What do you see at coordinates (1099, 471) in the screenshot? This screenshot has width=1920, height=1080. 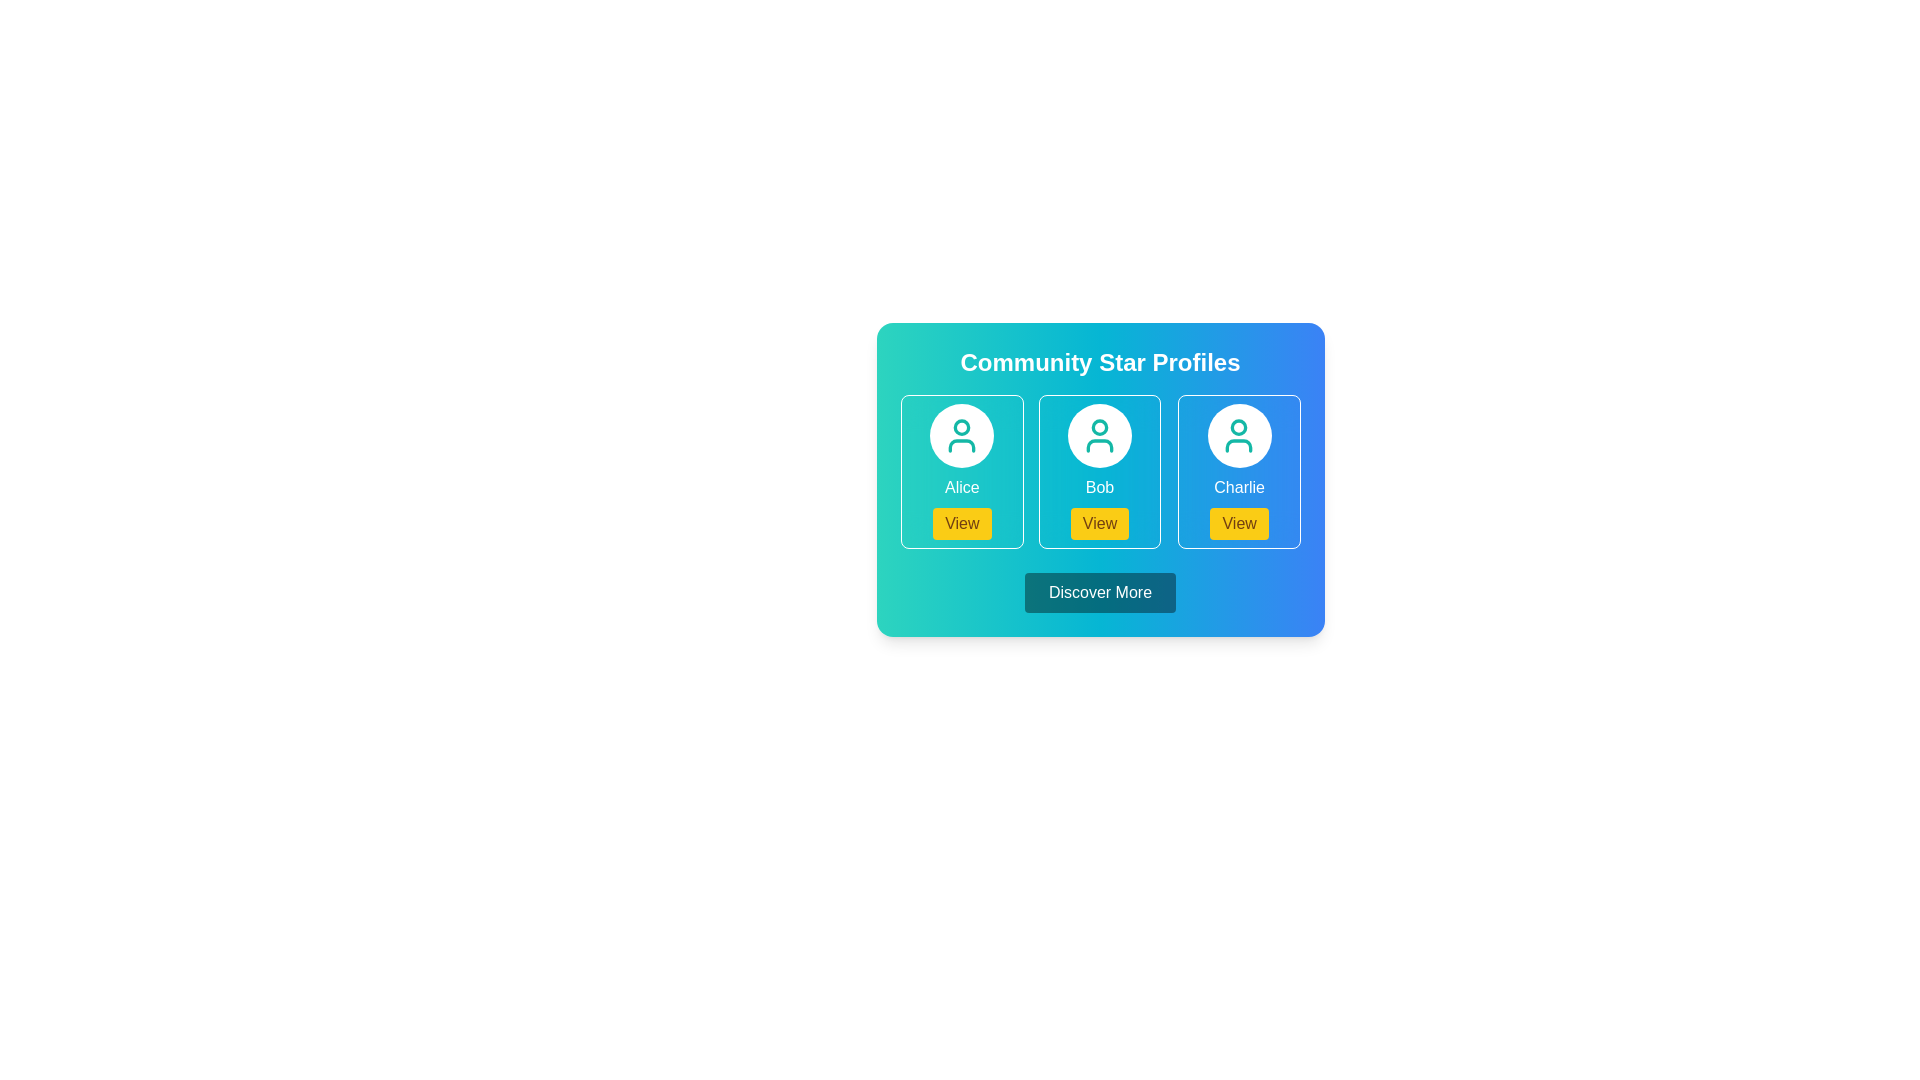 I see `the 'View' button on the interactive profile card for user 'Bob' located centrally within the 'Community Star Profiles' grid layout` at bounding box center [1099, 471].